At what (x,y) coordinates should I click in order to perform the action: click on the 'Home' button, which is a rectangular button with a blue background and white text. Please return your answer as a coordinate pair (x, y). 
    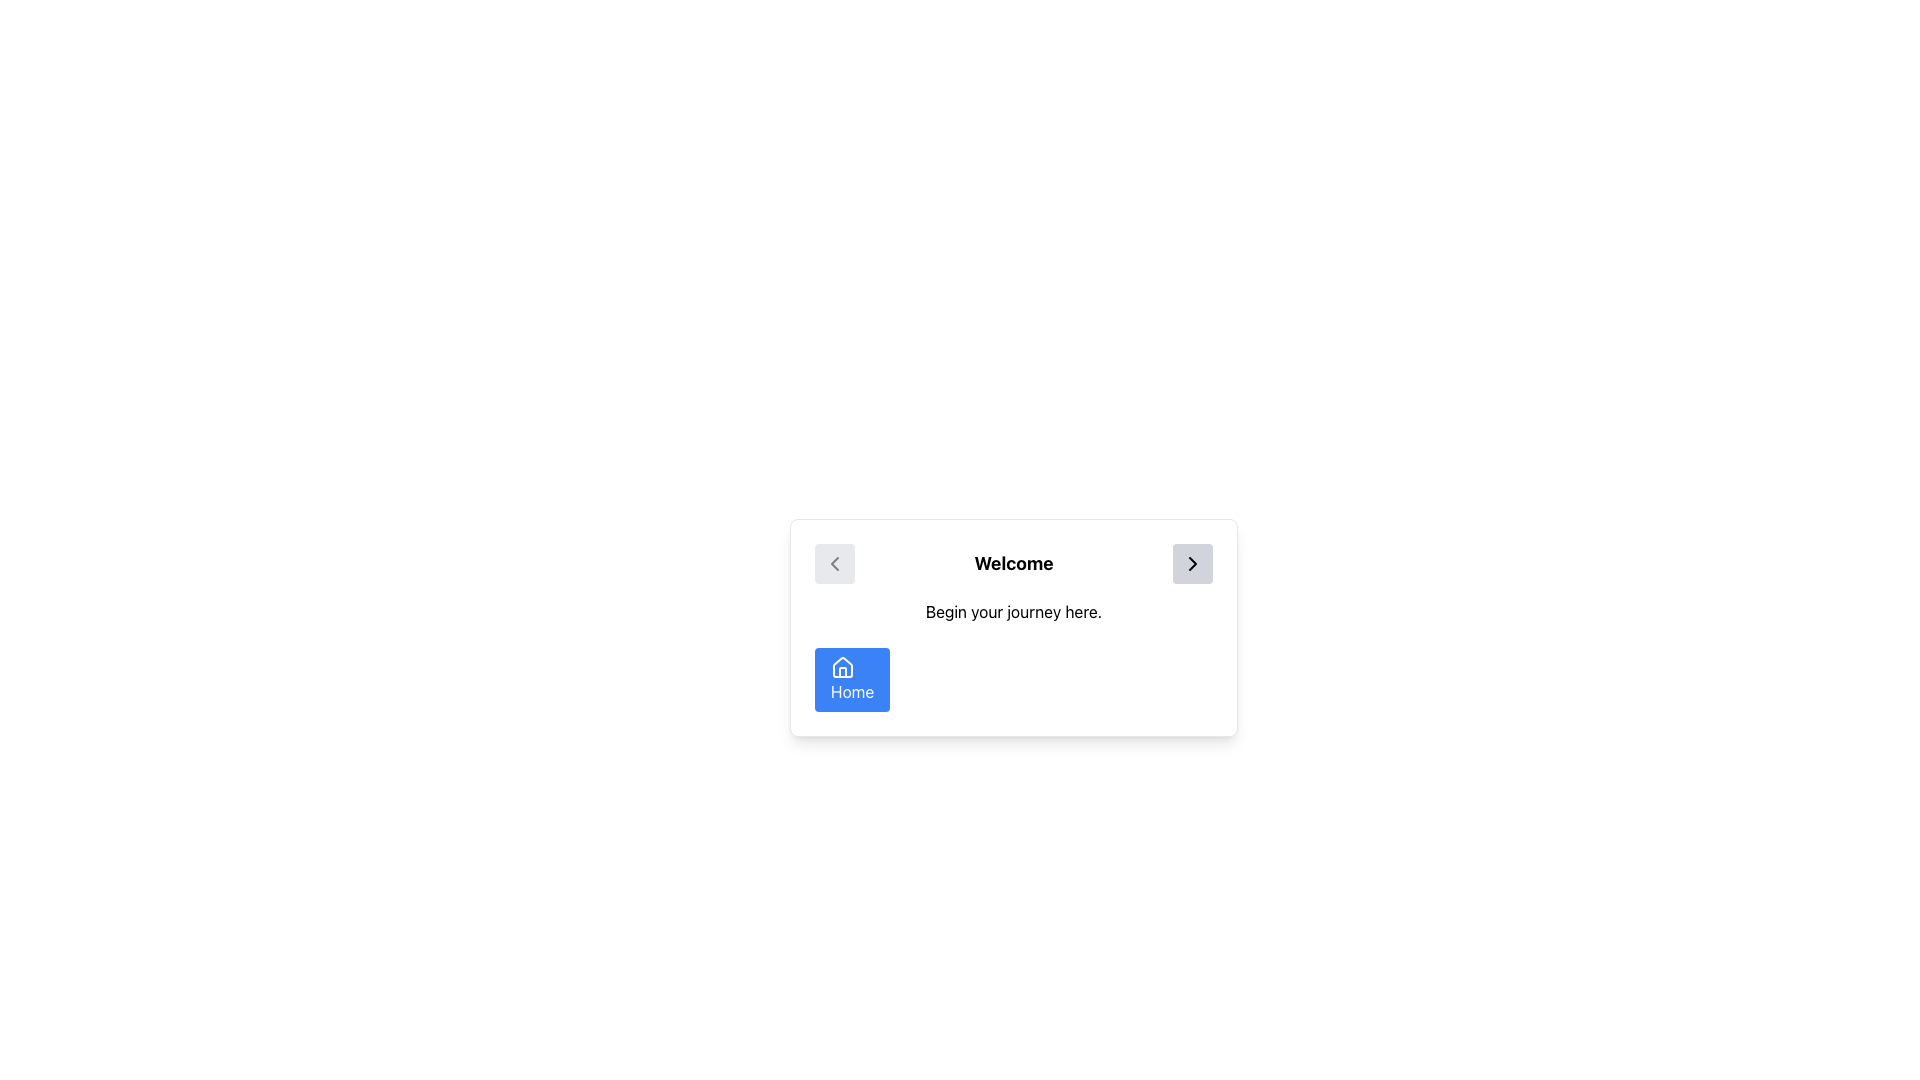
    Looking at the image, I should click on (852, 678).